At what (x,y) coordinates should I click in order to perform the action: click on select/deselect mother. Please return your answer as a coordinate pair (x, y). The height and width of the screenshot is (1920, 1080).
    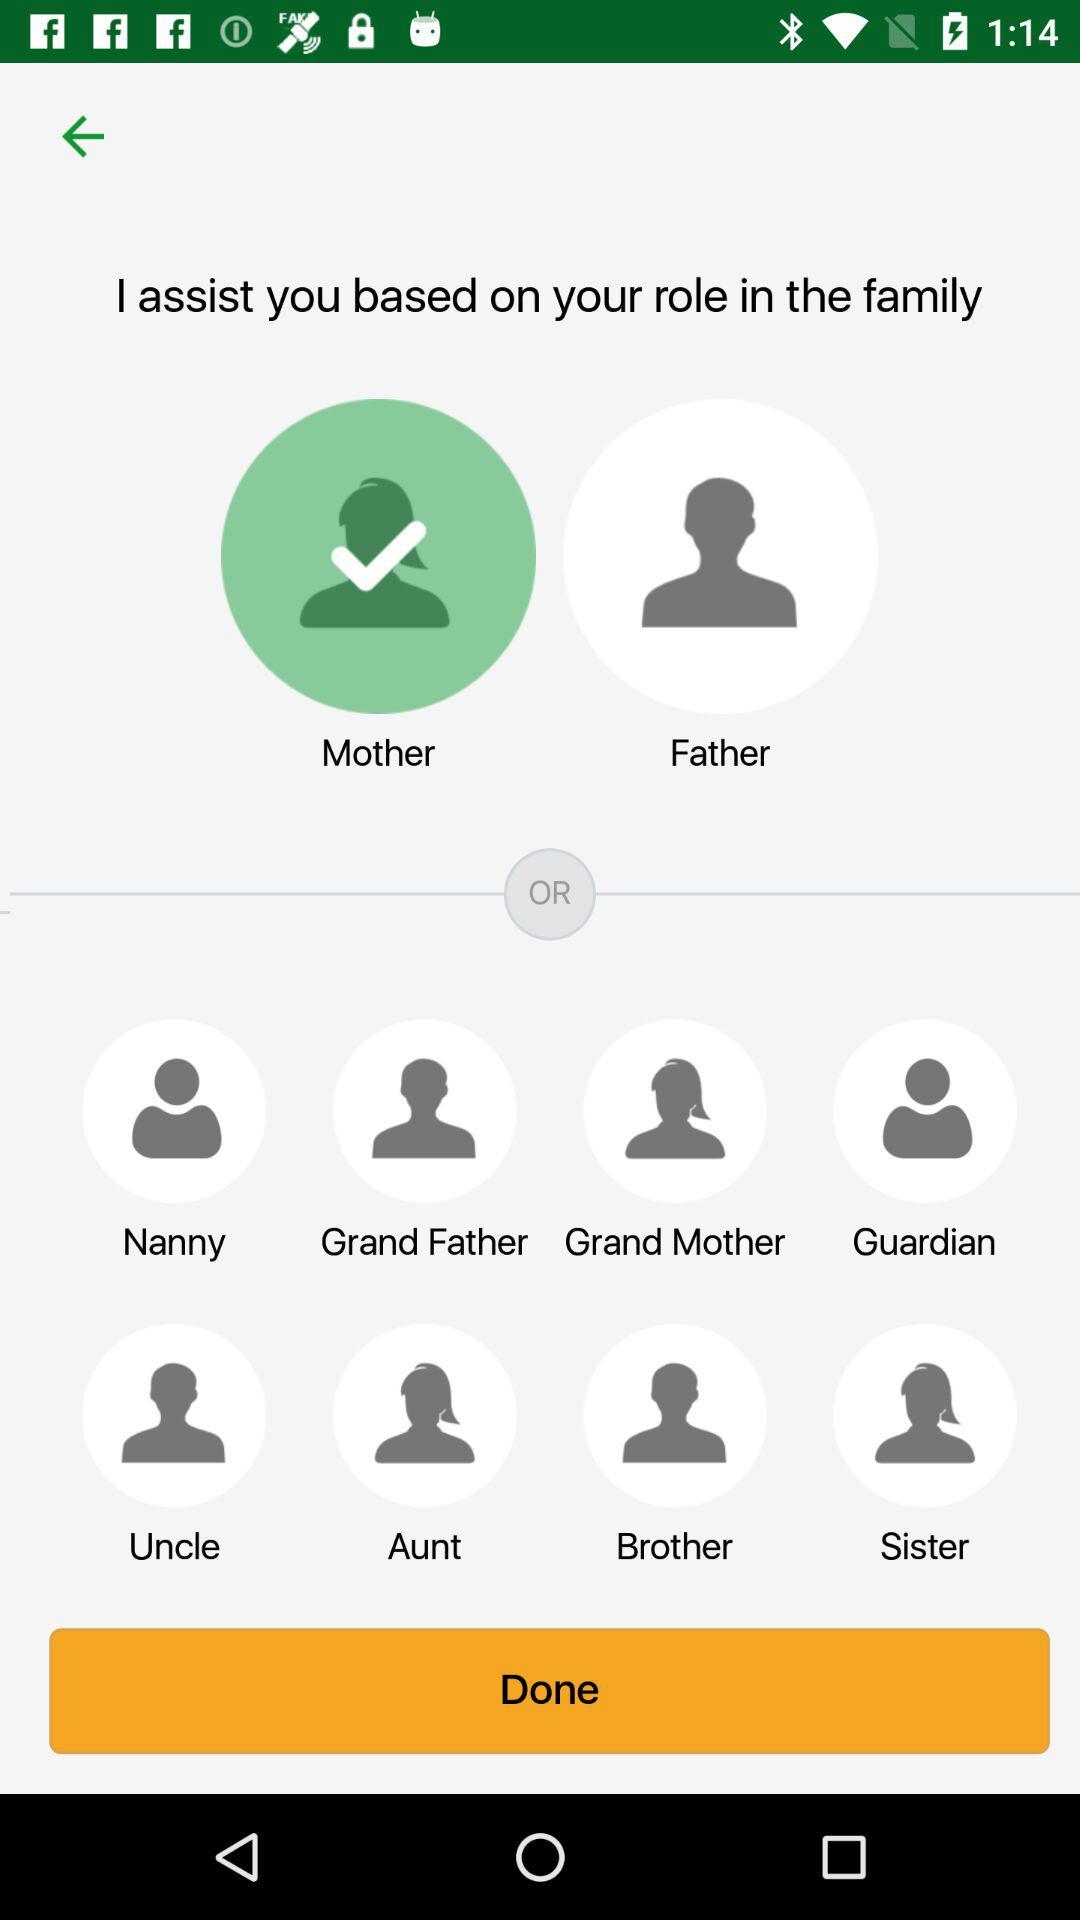
    Looking at the image, I should click on (369, 556).